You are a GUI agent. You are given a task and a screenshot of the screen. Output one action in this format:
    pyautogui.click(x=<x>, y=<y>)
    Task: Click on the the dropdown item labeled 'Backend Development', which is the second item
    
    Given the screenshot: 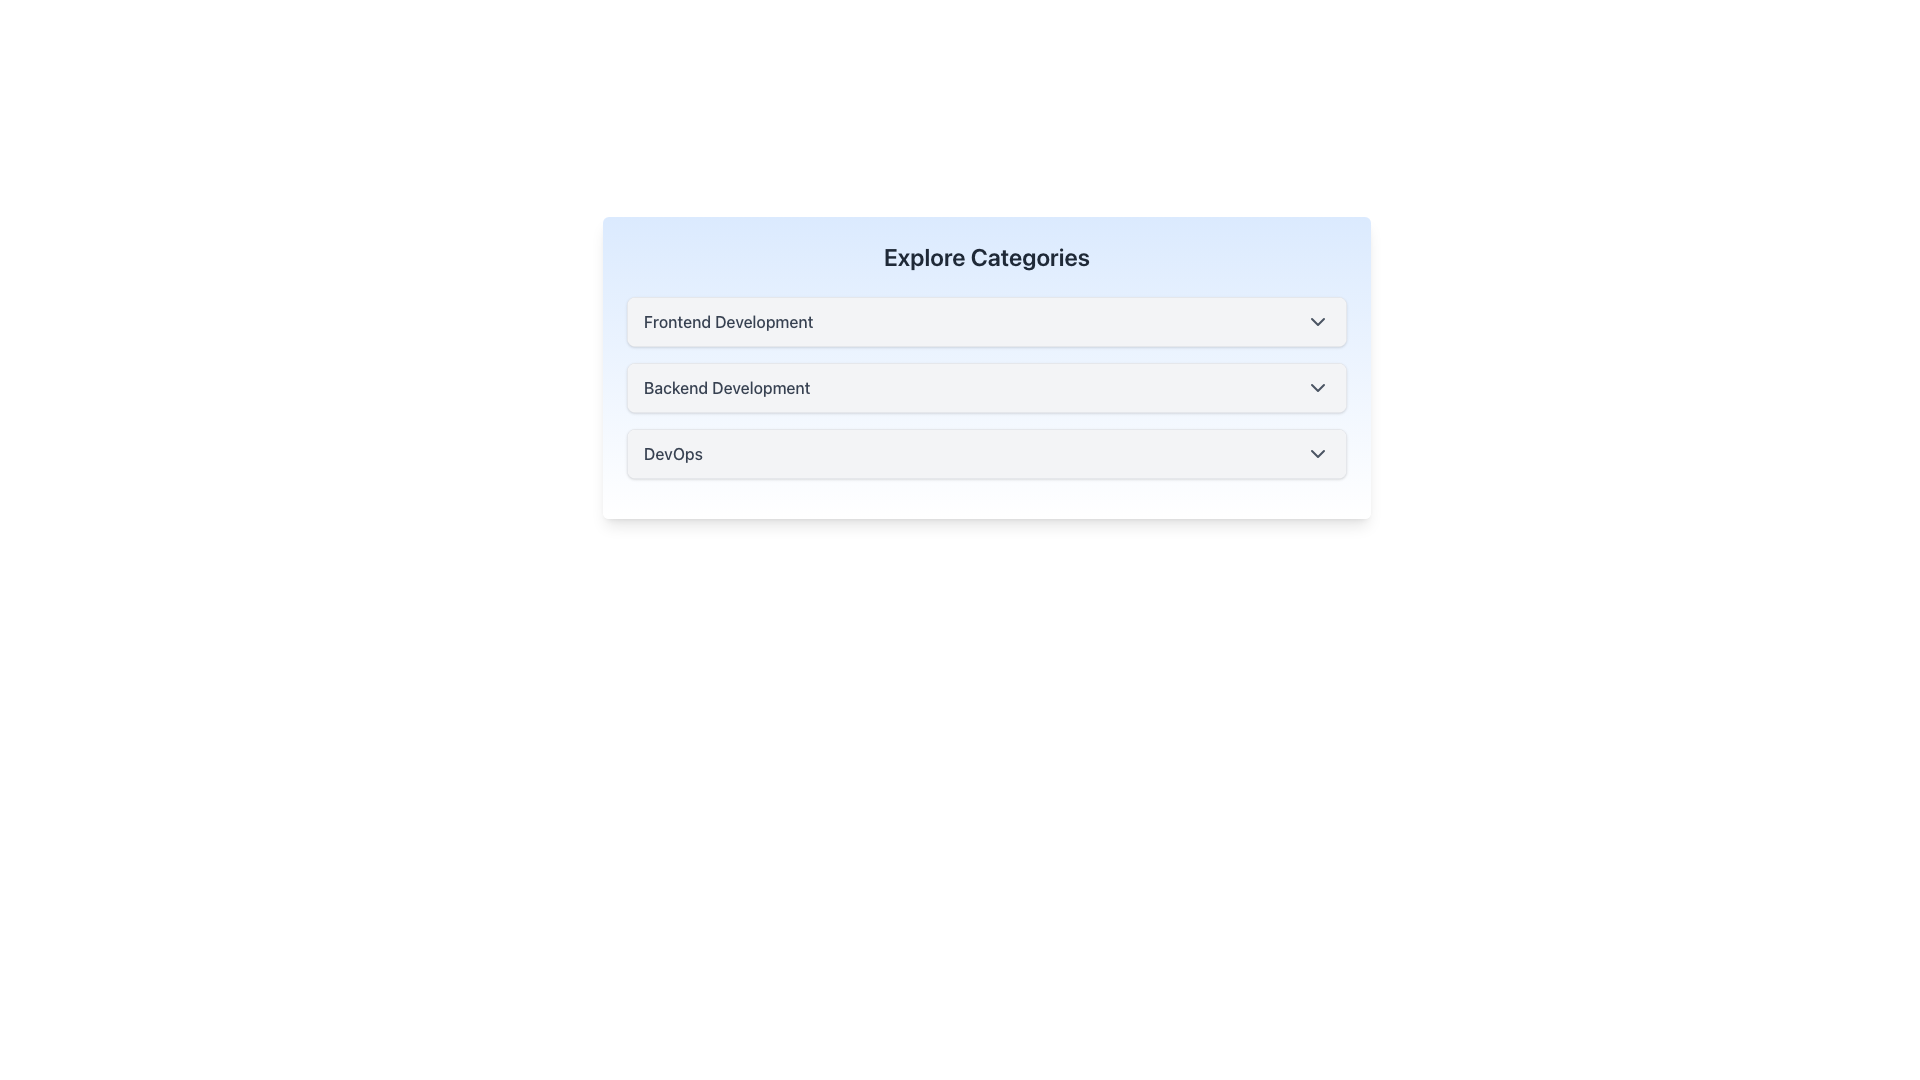 What is the action you would take?
    pyautogui.click(x=987, y=388)
    